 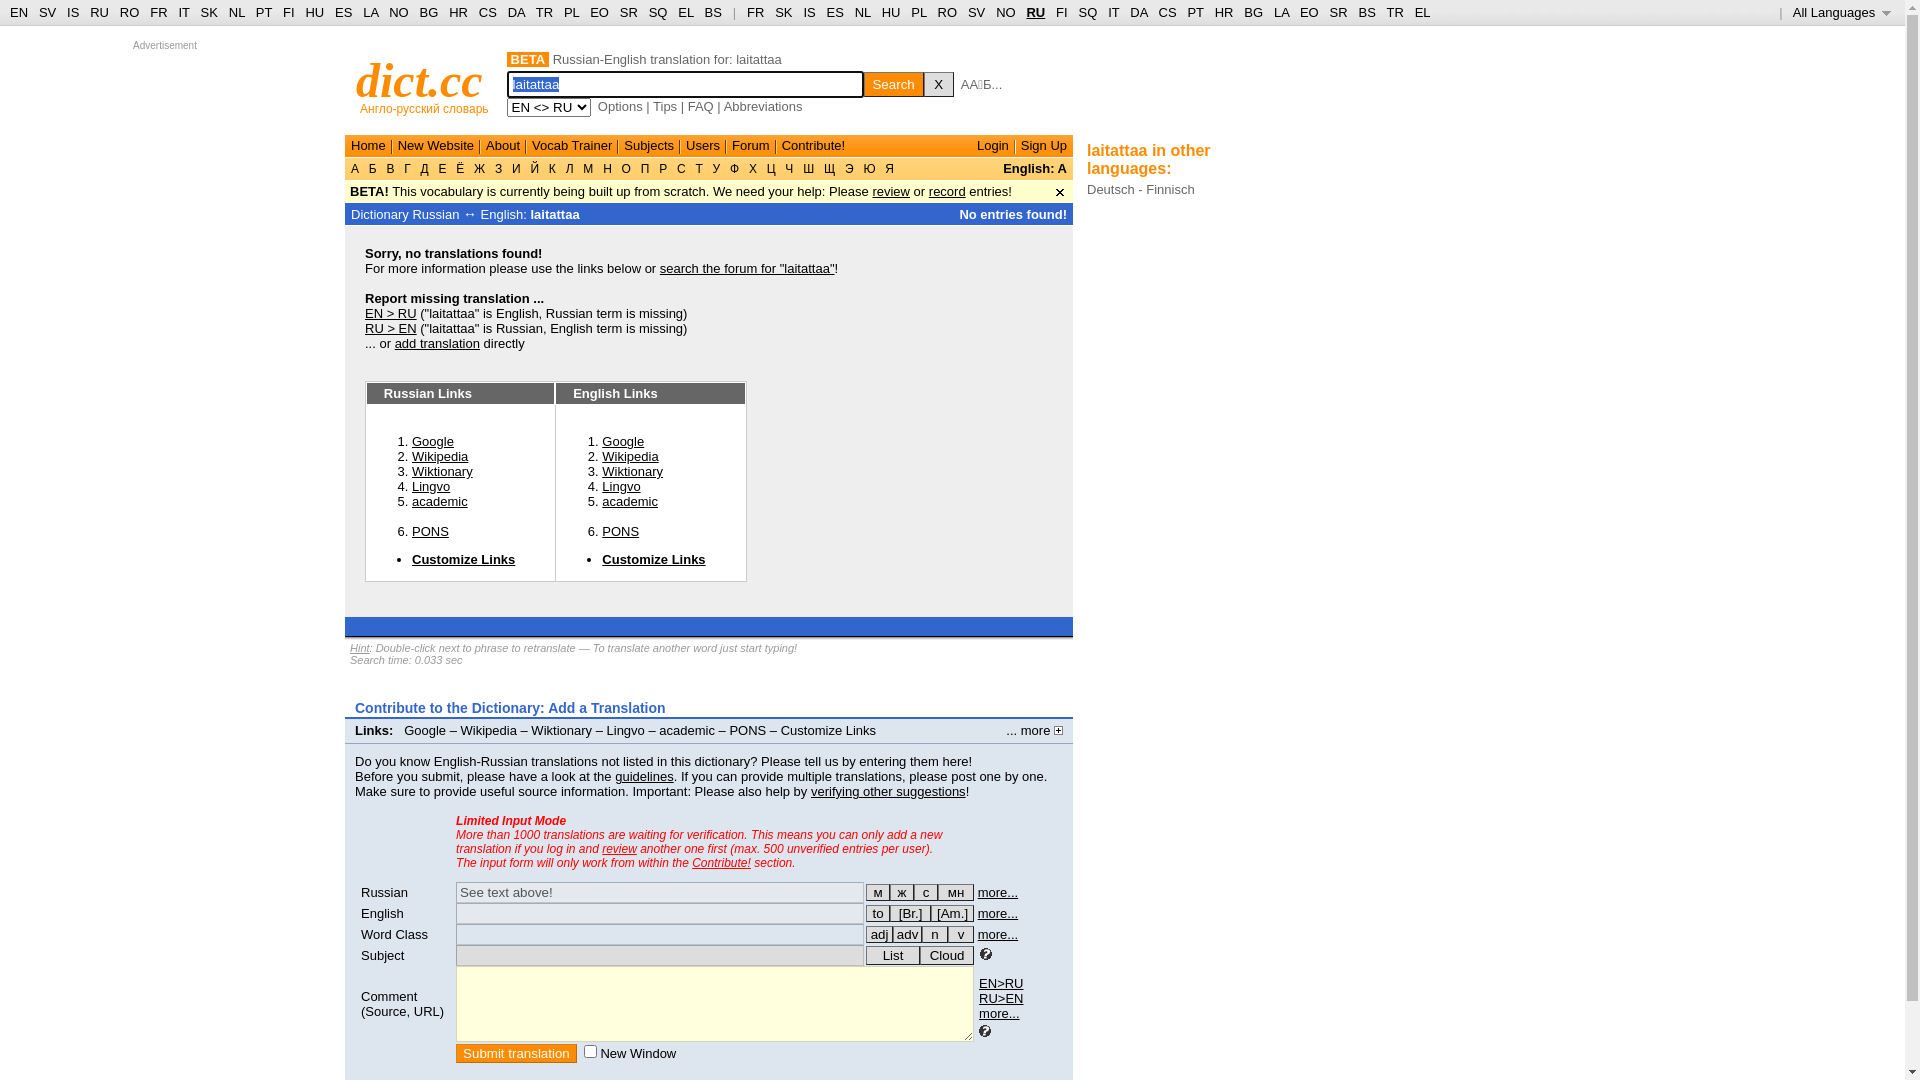 What do you see at coordinates (658, 12) in the screenshot?
I see `'SQ'` at bounding box center [658, 12].